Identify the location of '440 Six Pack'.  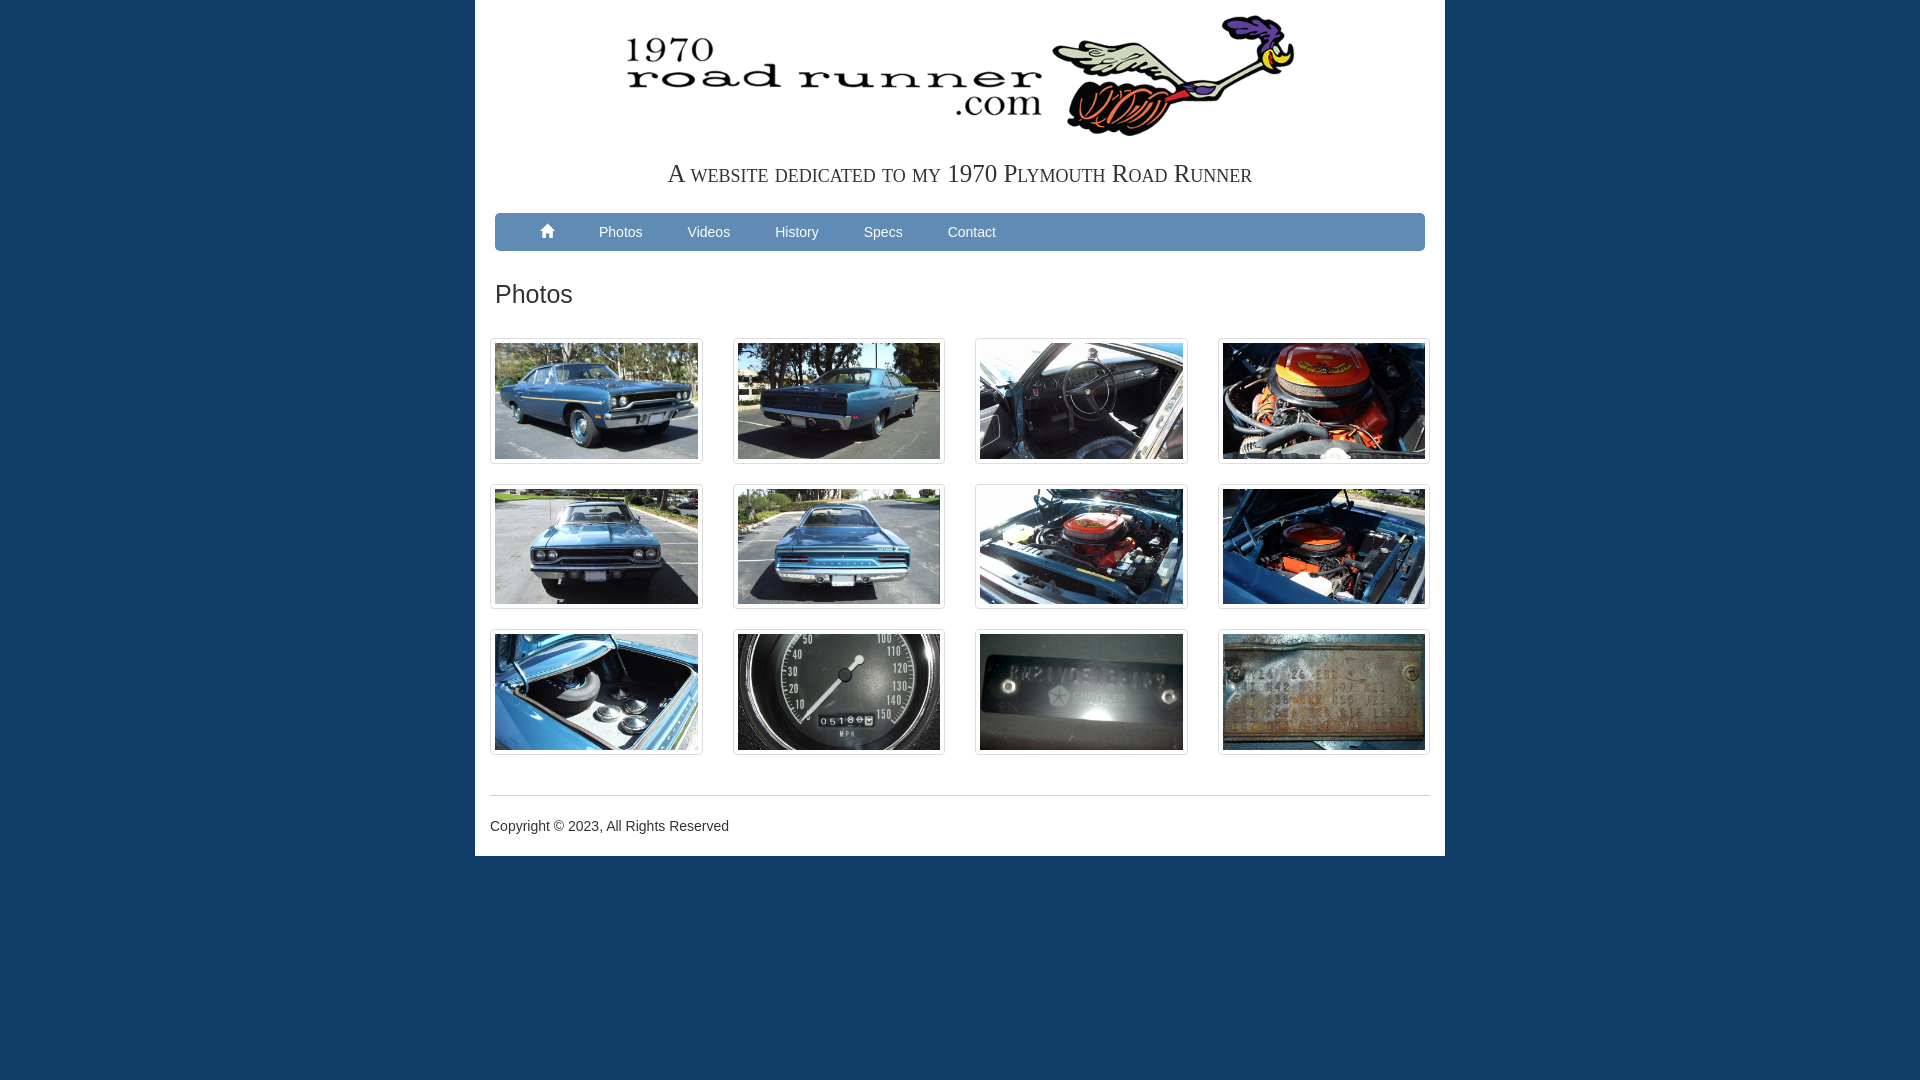
(1324, 401).